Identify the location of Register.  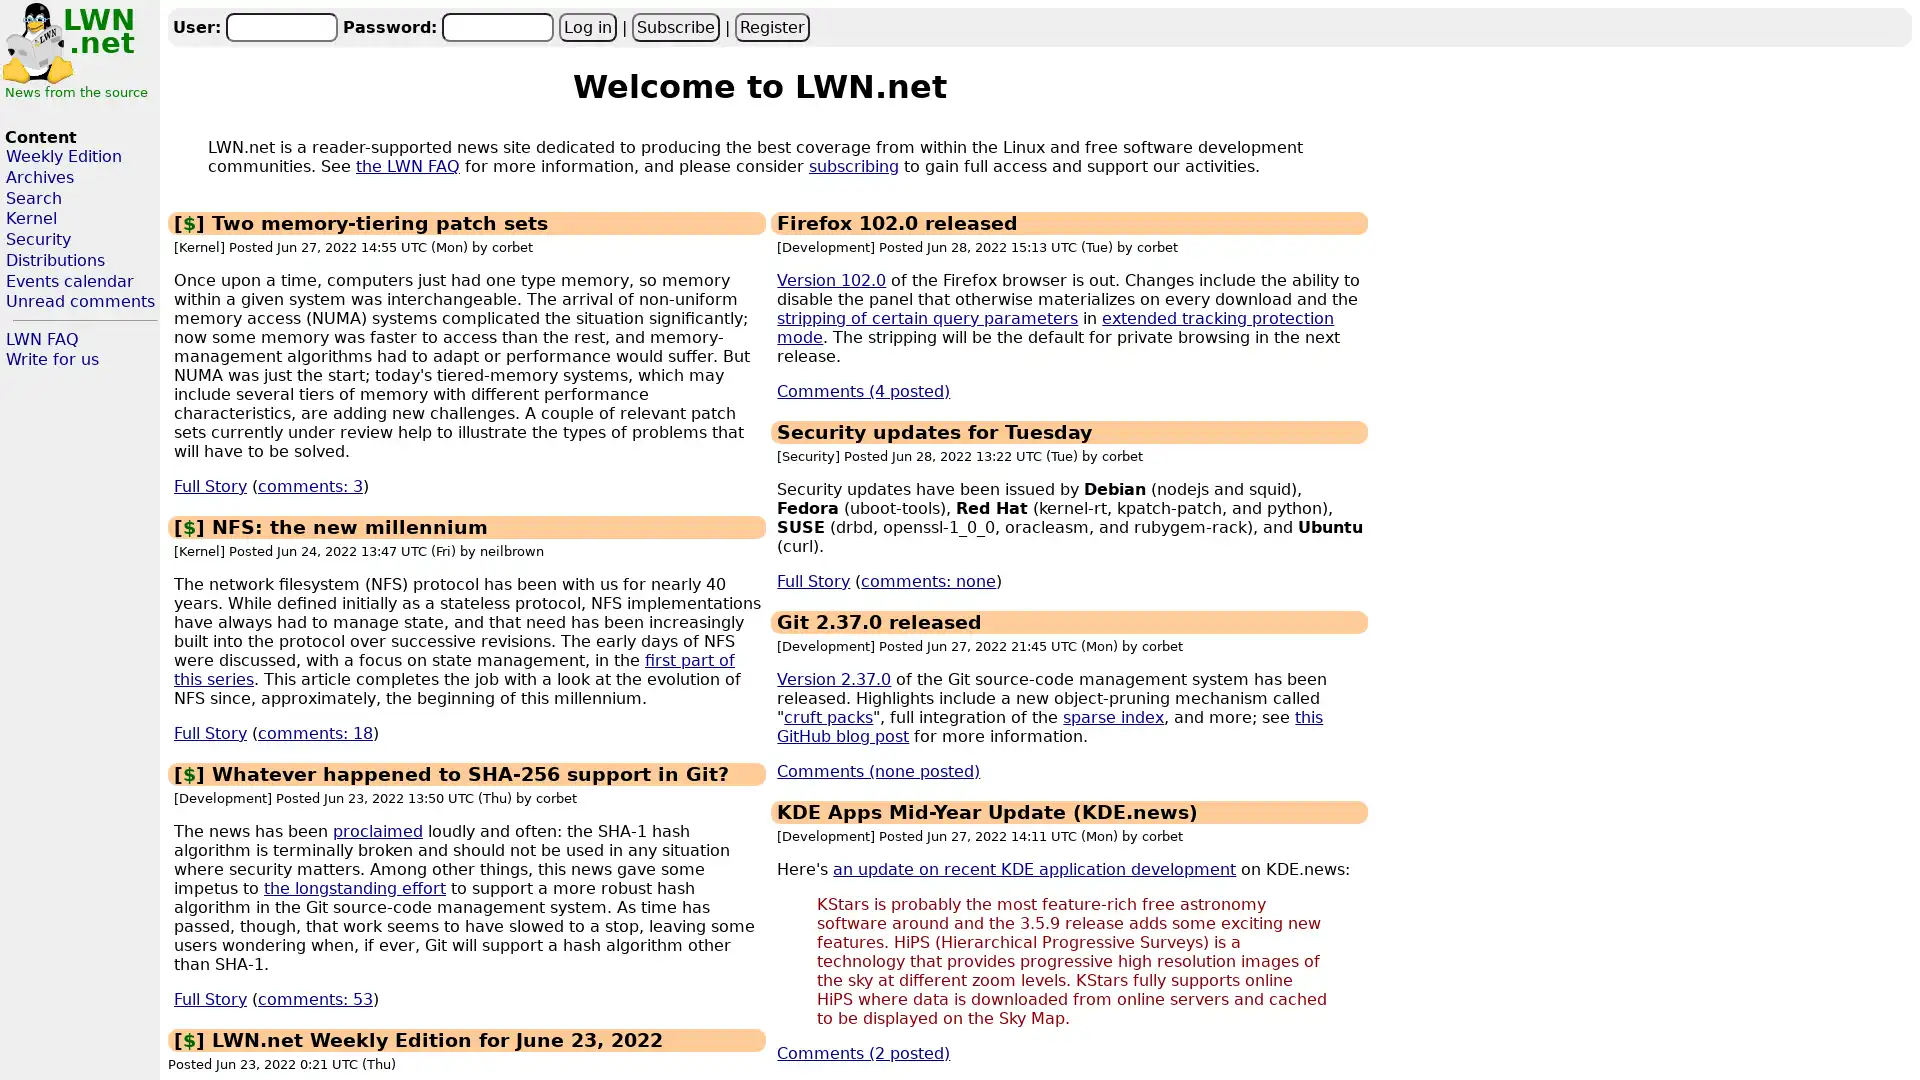
(770, 26).